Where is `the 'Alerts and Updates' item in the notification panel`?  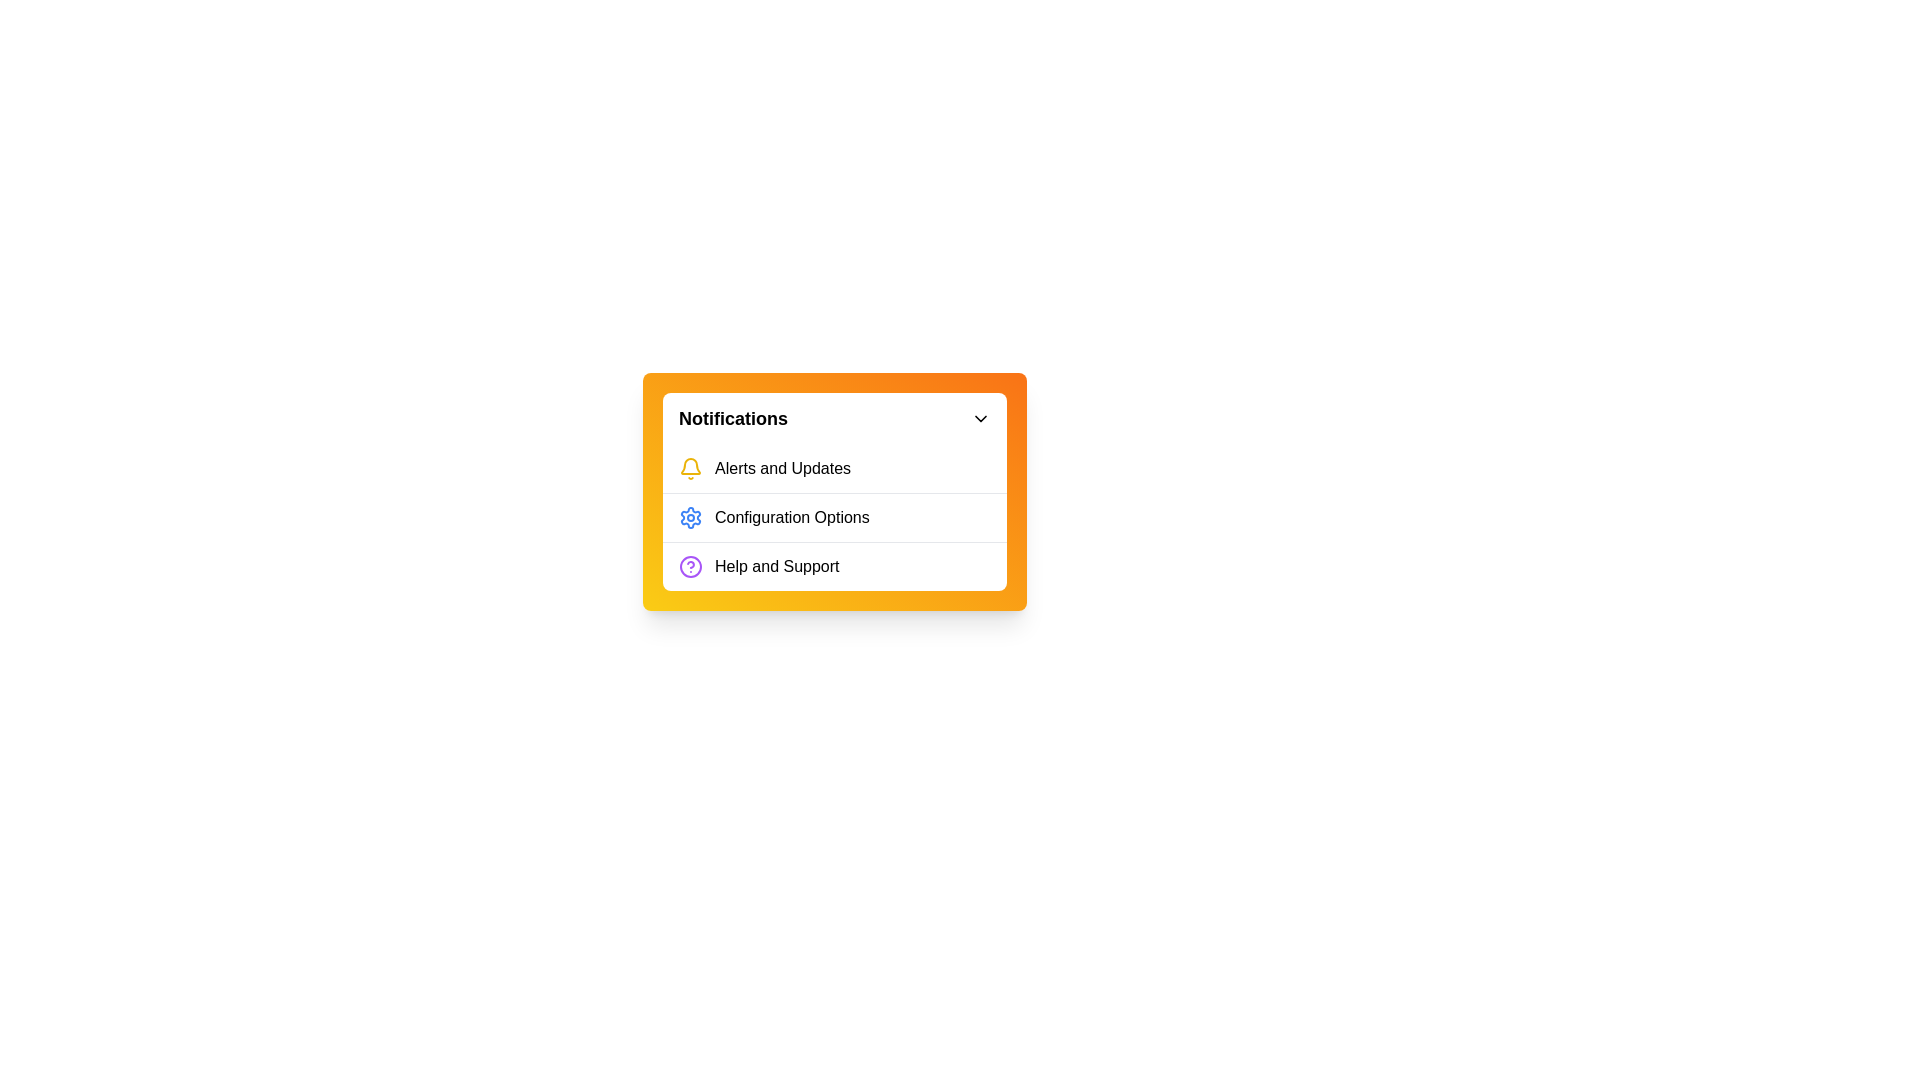 the 'Alerts and Updates' item in the notification panel is located at coordinates (835, 469).